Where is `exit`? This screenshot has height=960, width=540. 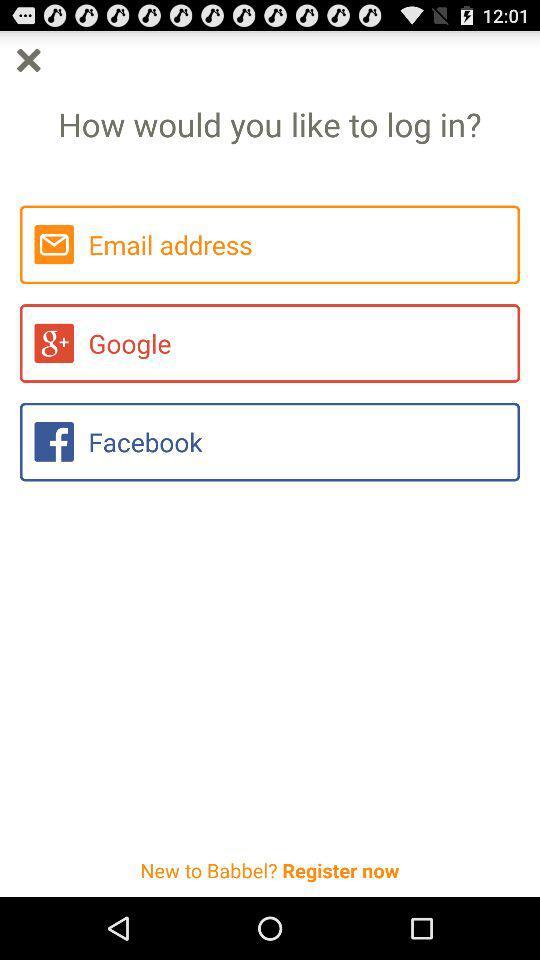 exit is located at coordinates (27, 59).